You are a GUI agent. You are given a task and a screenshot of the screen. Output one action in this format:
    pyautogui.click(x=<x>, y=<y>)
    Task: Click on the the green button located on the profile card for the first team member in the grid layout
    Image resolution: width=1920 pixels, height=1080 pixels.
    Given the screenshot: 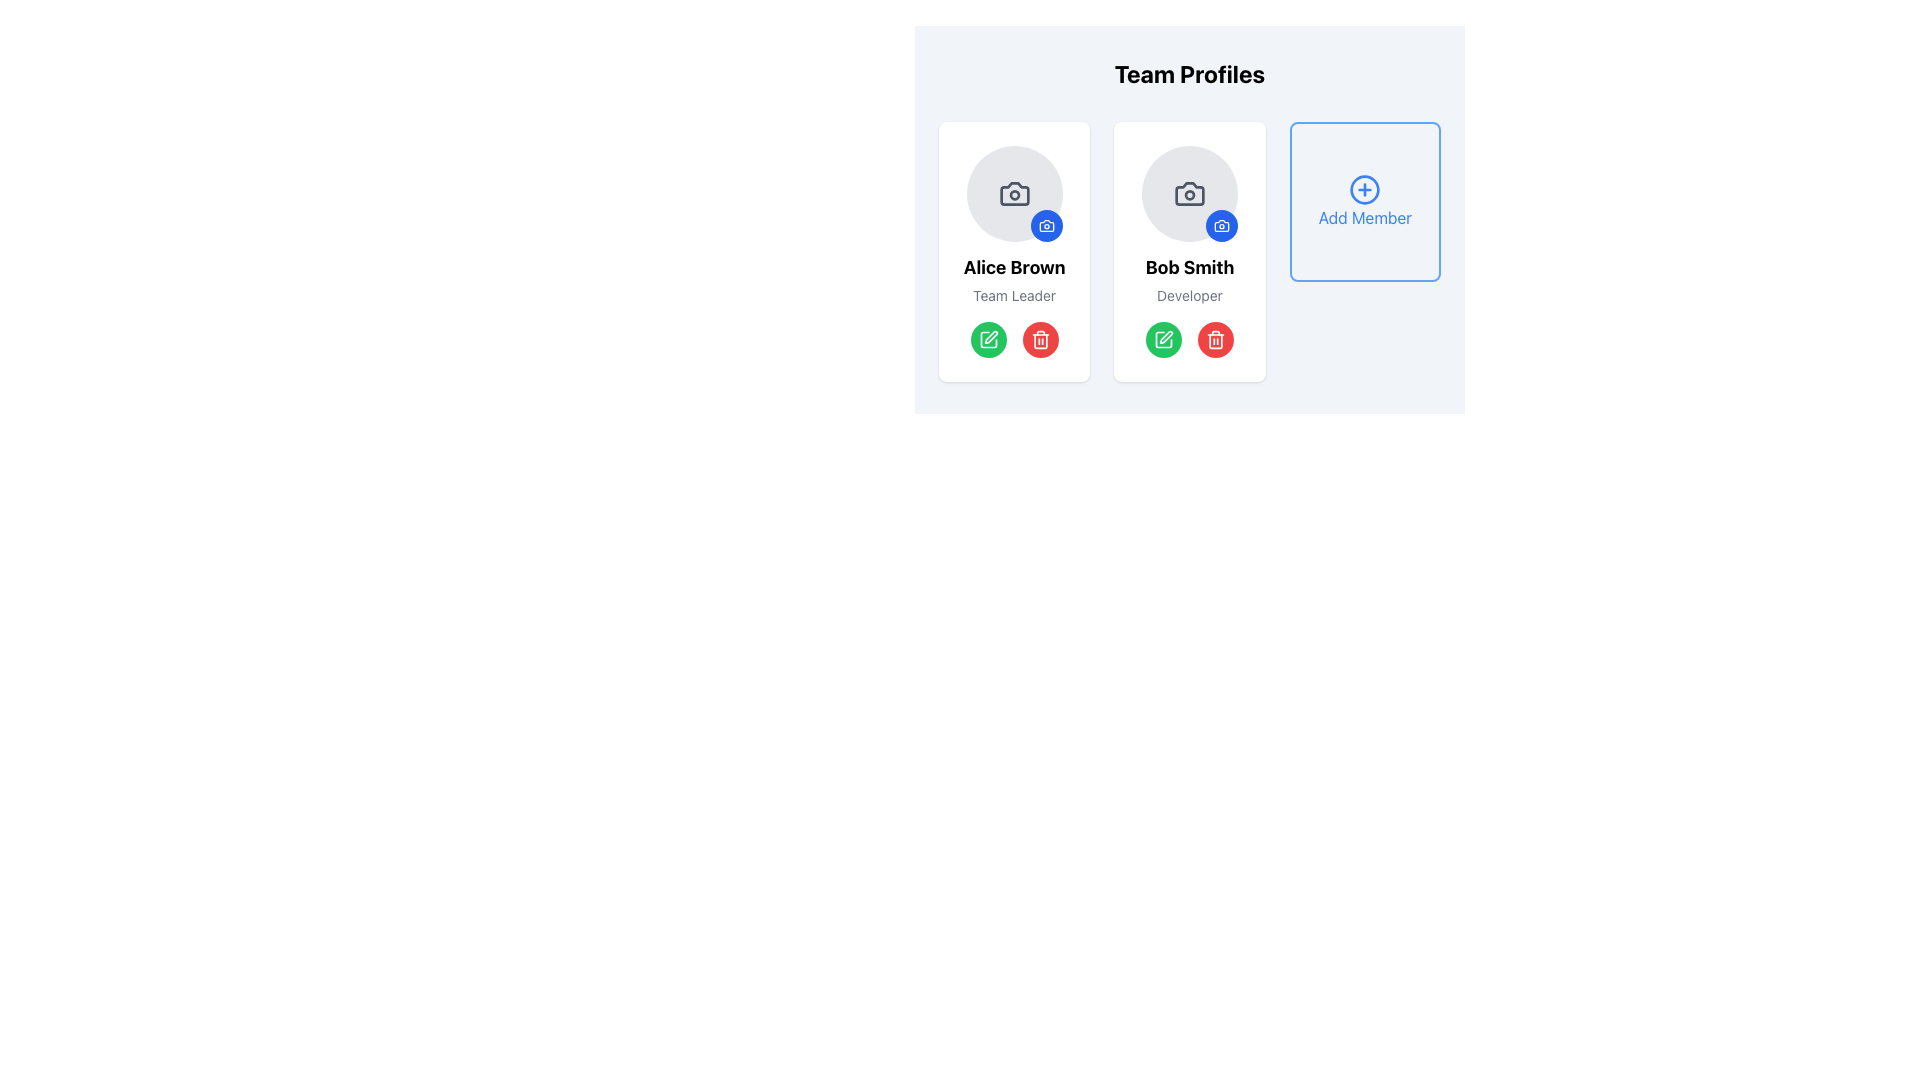 What is the action you would take?
    pyautogui.click(x=1014, y=250)
    